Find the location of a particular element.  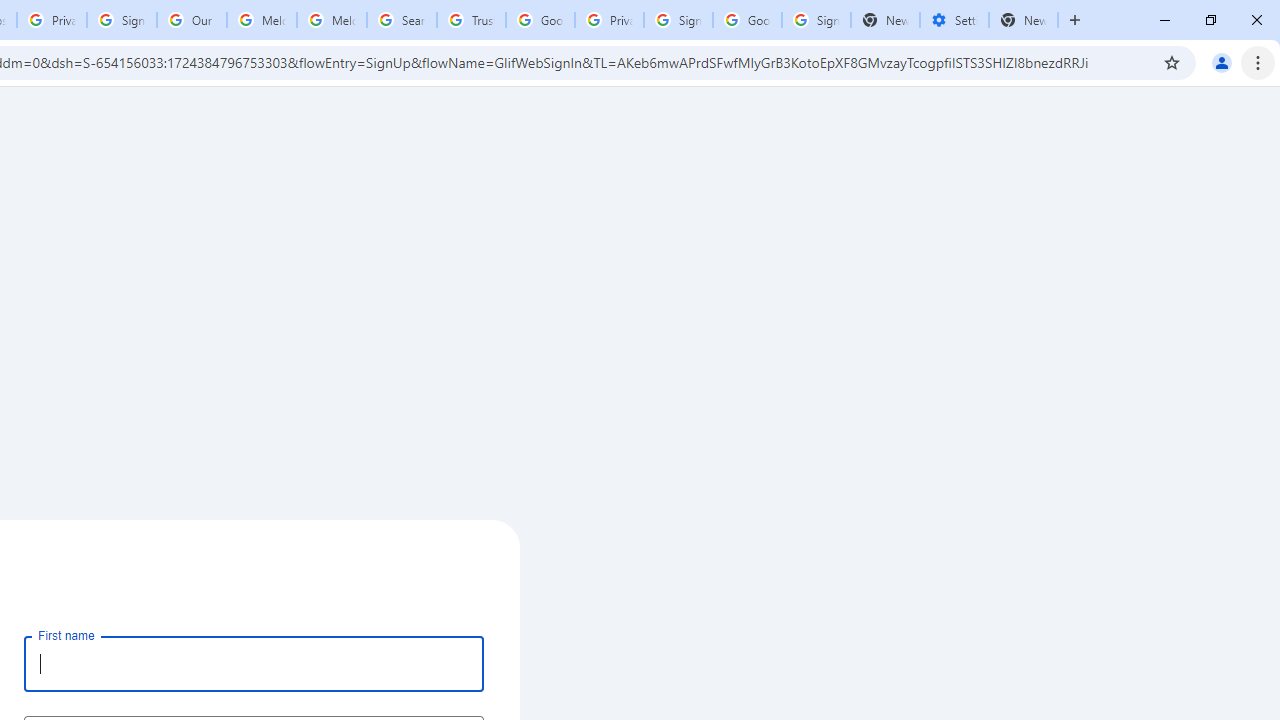

'First name' is located at coordinates (253, 663).